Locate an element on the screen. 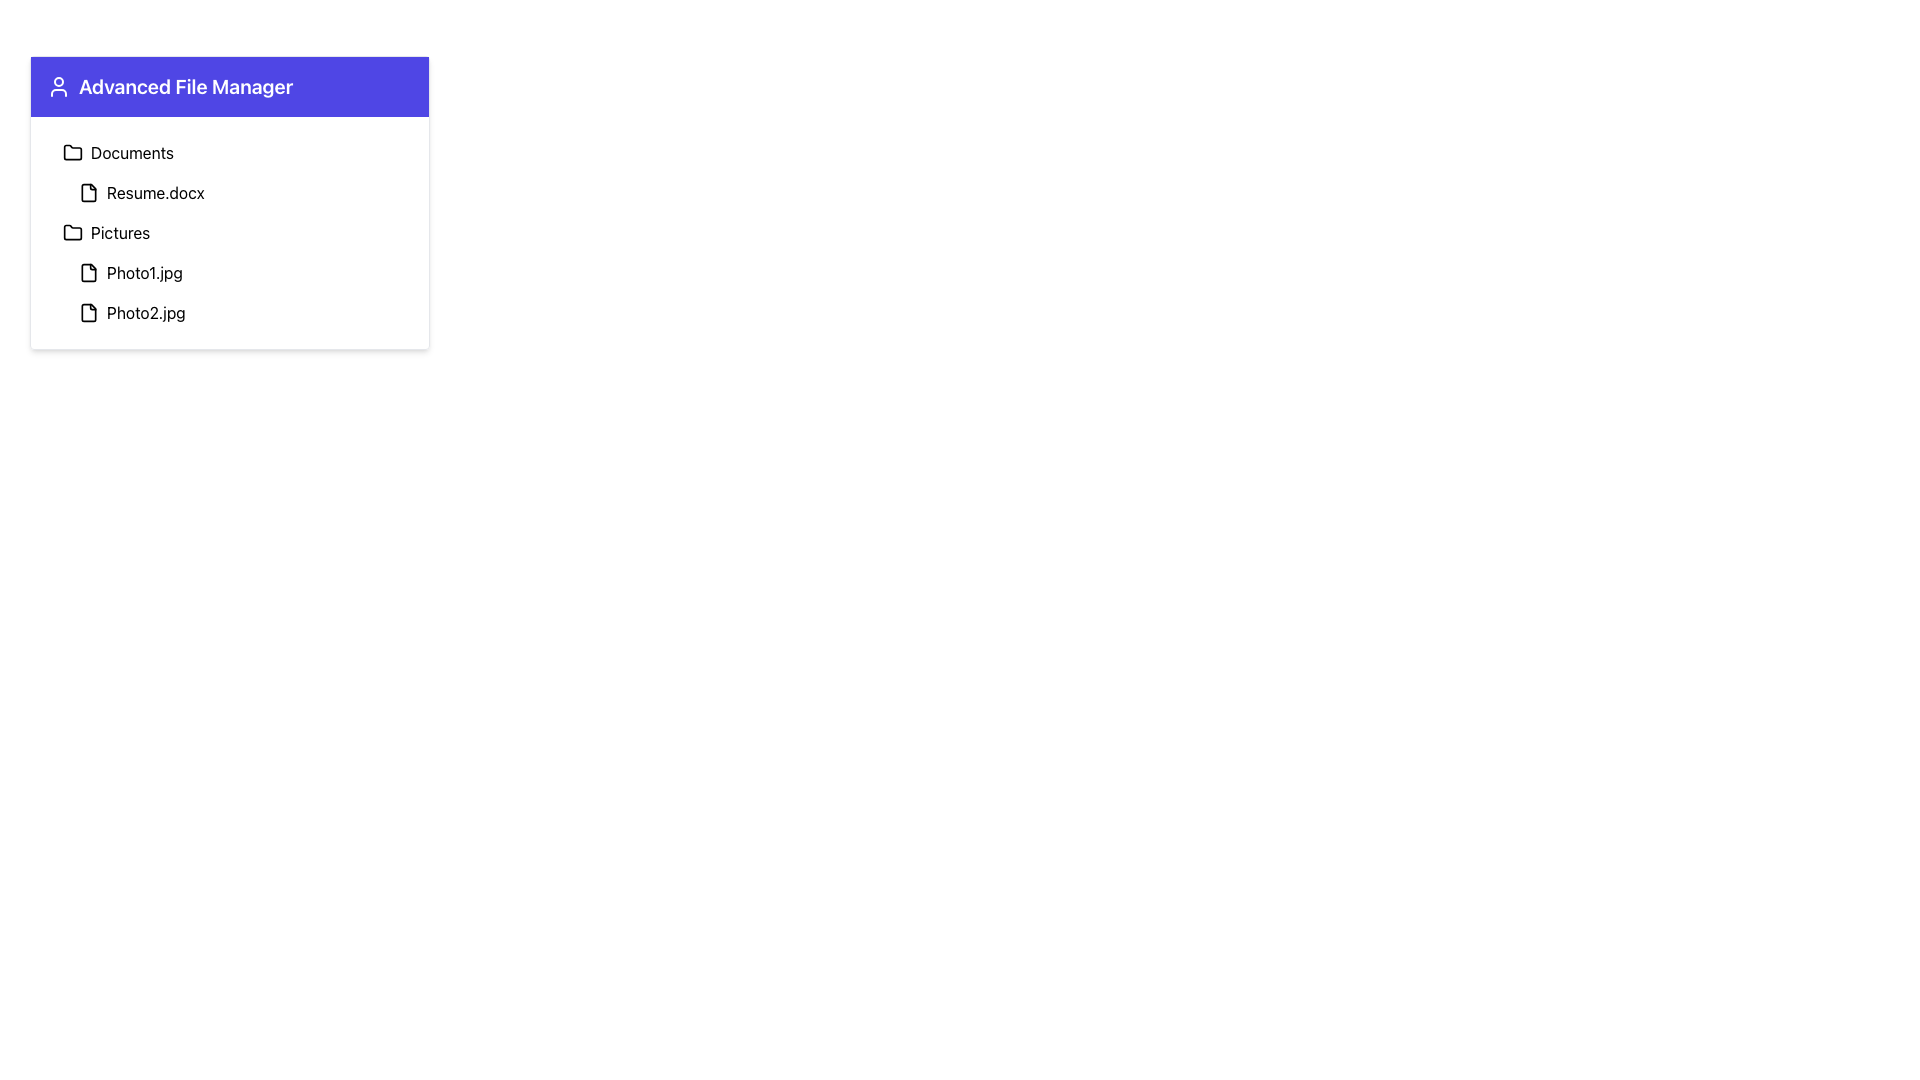 This screenshot has width=1920, height=1080. the second folder icon under the 'Advanced File Manager' panel, which is styled with a black outline and simplistic design is located at coordinates (72, 230).